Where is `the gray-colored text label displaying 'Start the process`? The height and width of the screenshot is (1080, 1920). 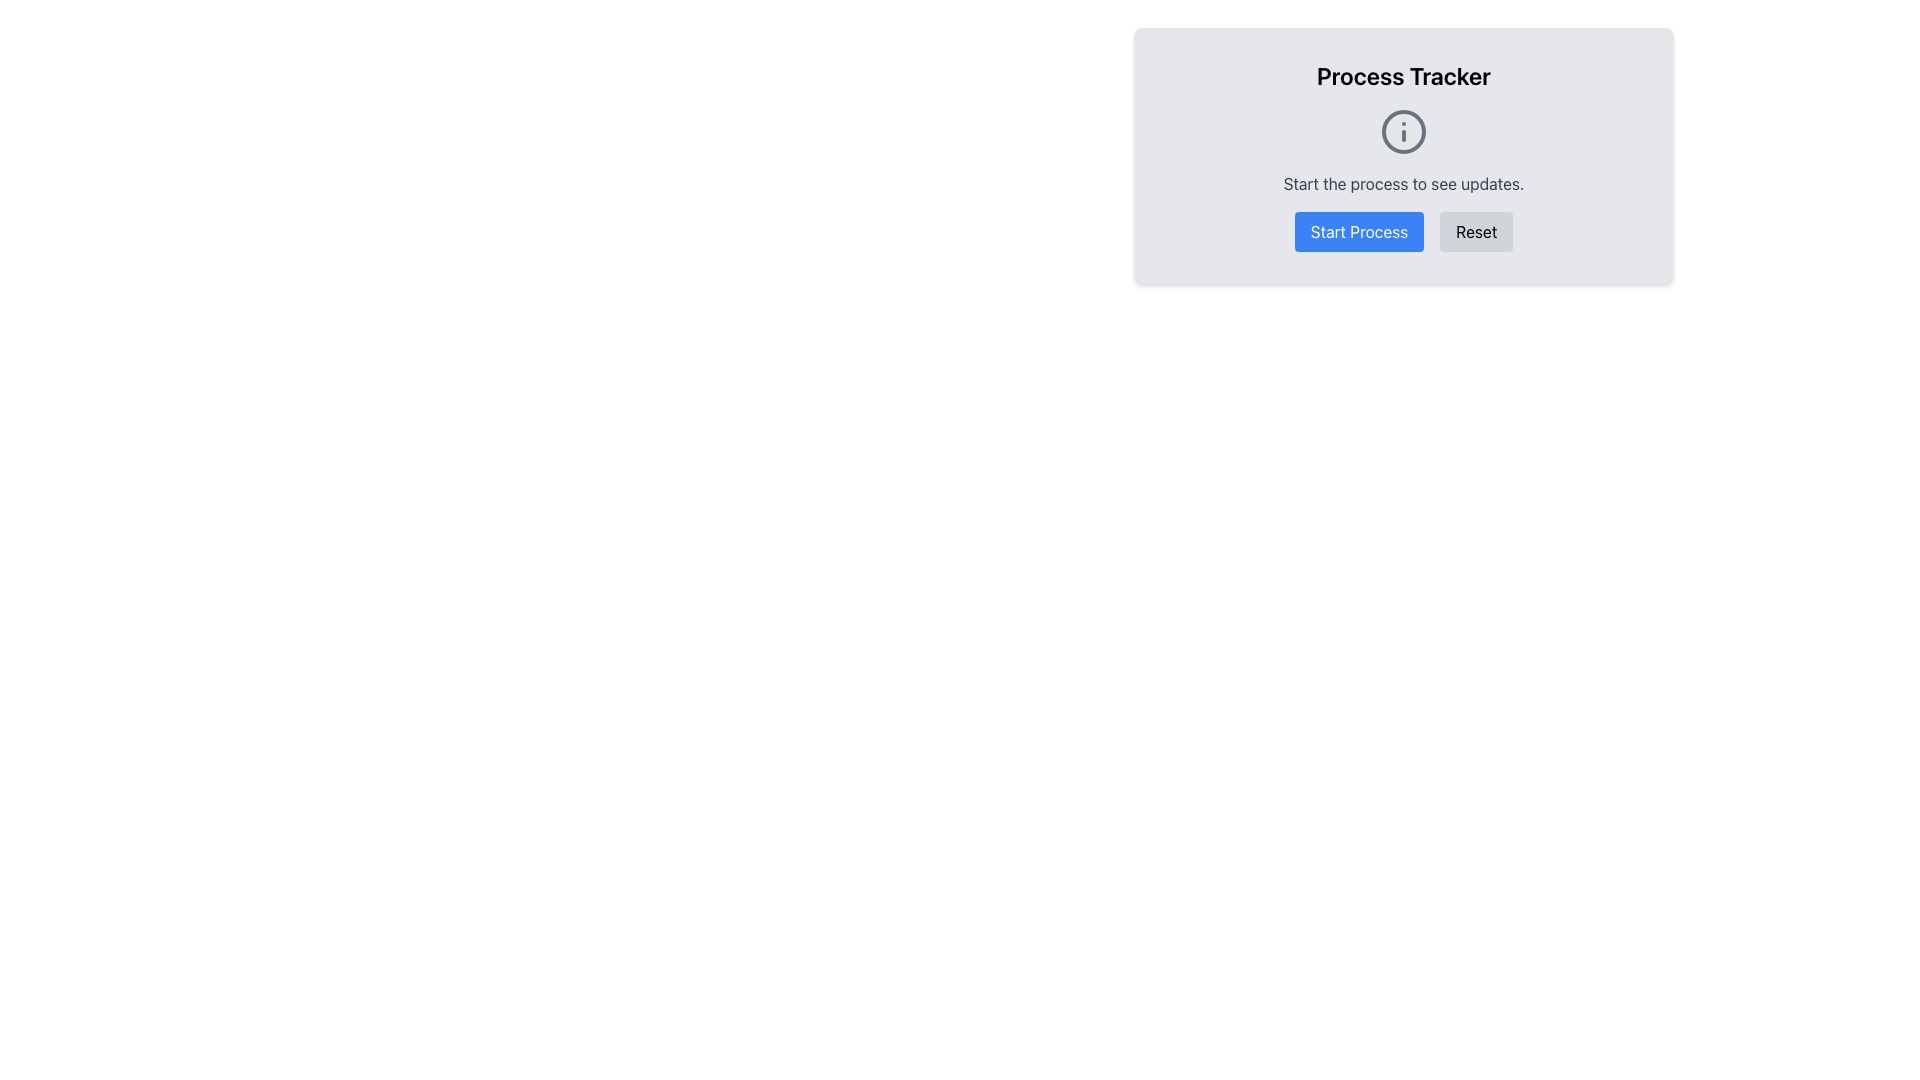
the gray-colored text label displaying 'Start the process is located at coordinates (1402, 184).